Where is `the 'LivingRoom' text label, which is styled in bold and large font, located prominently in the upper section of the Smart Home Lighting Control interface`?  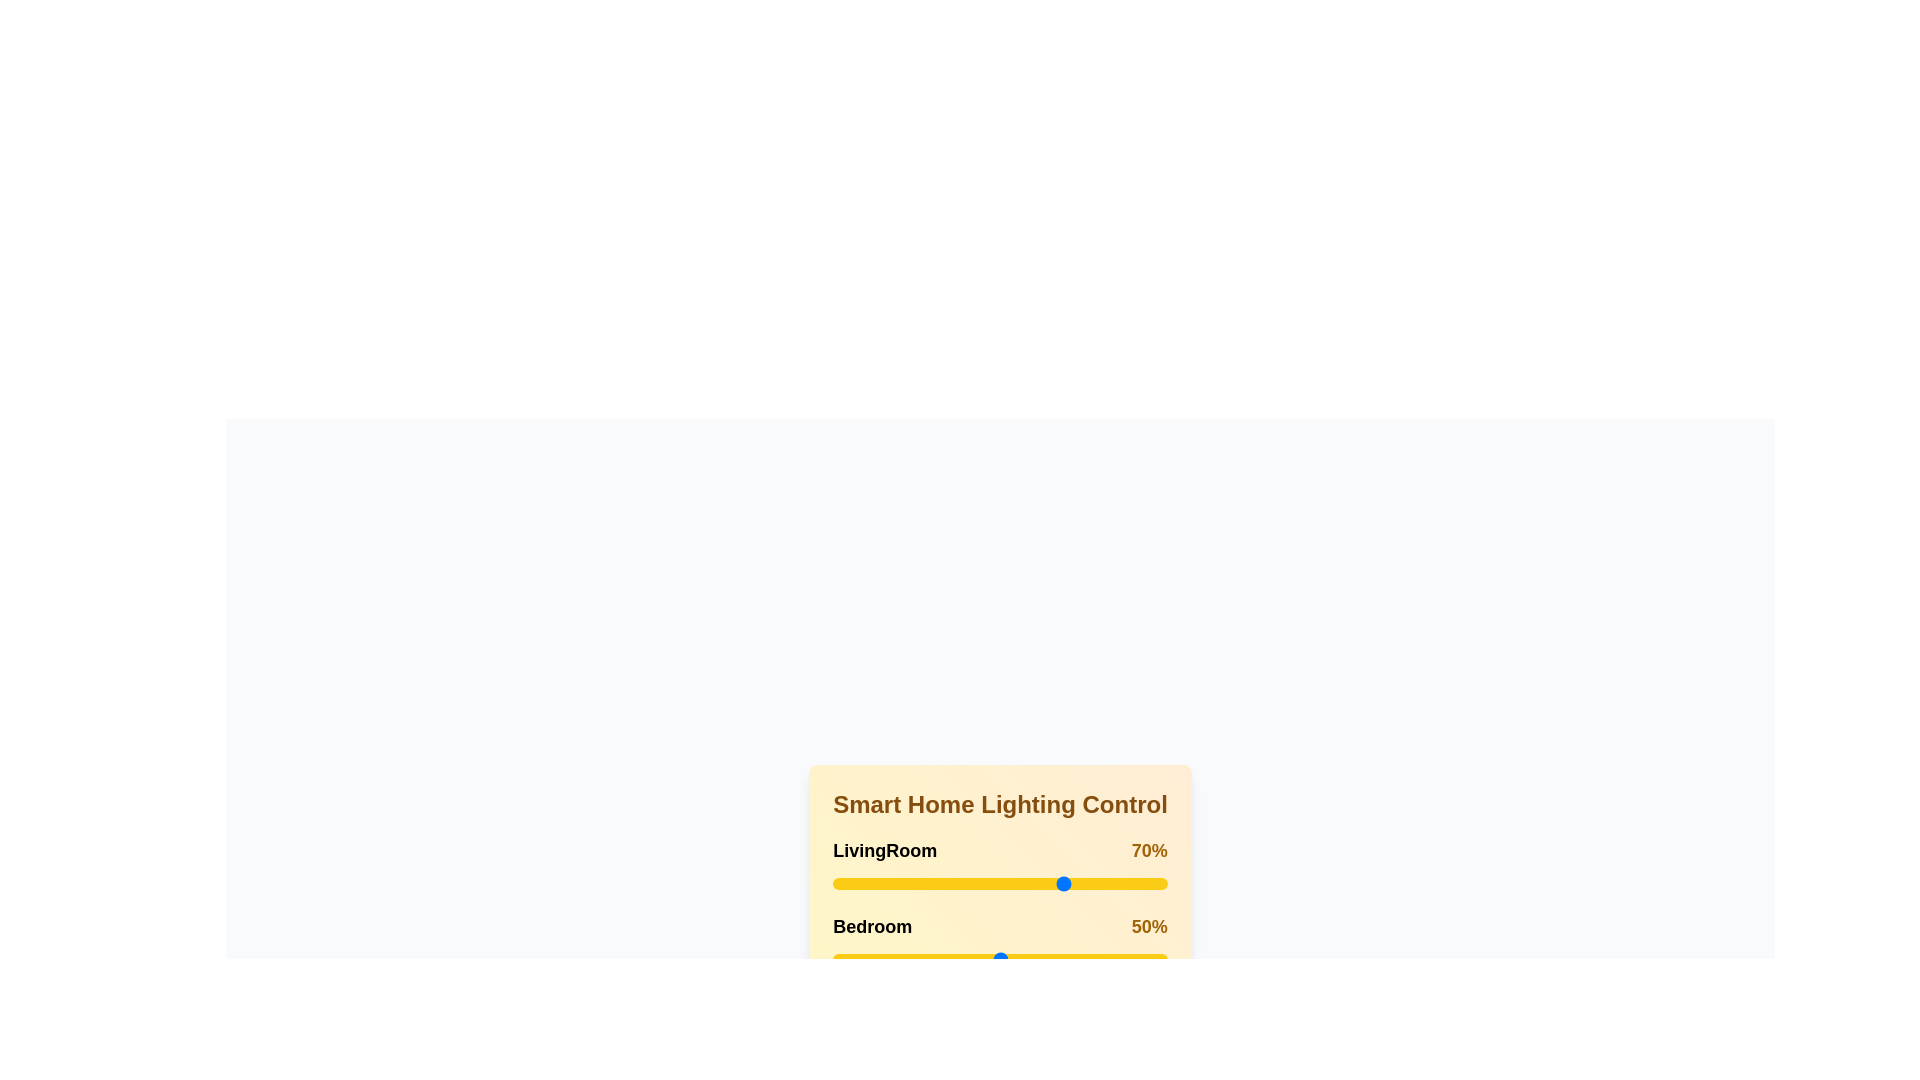
the 'LivingRoom' text label, which is styled in bold and large font, located prominently in the upper section of the Smart Home Lighting Control interface is located at coordinates (884, 851).